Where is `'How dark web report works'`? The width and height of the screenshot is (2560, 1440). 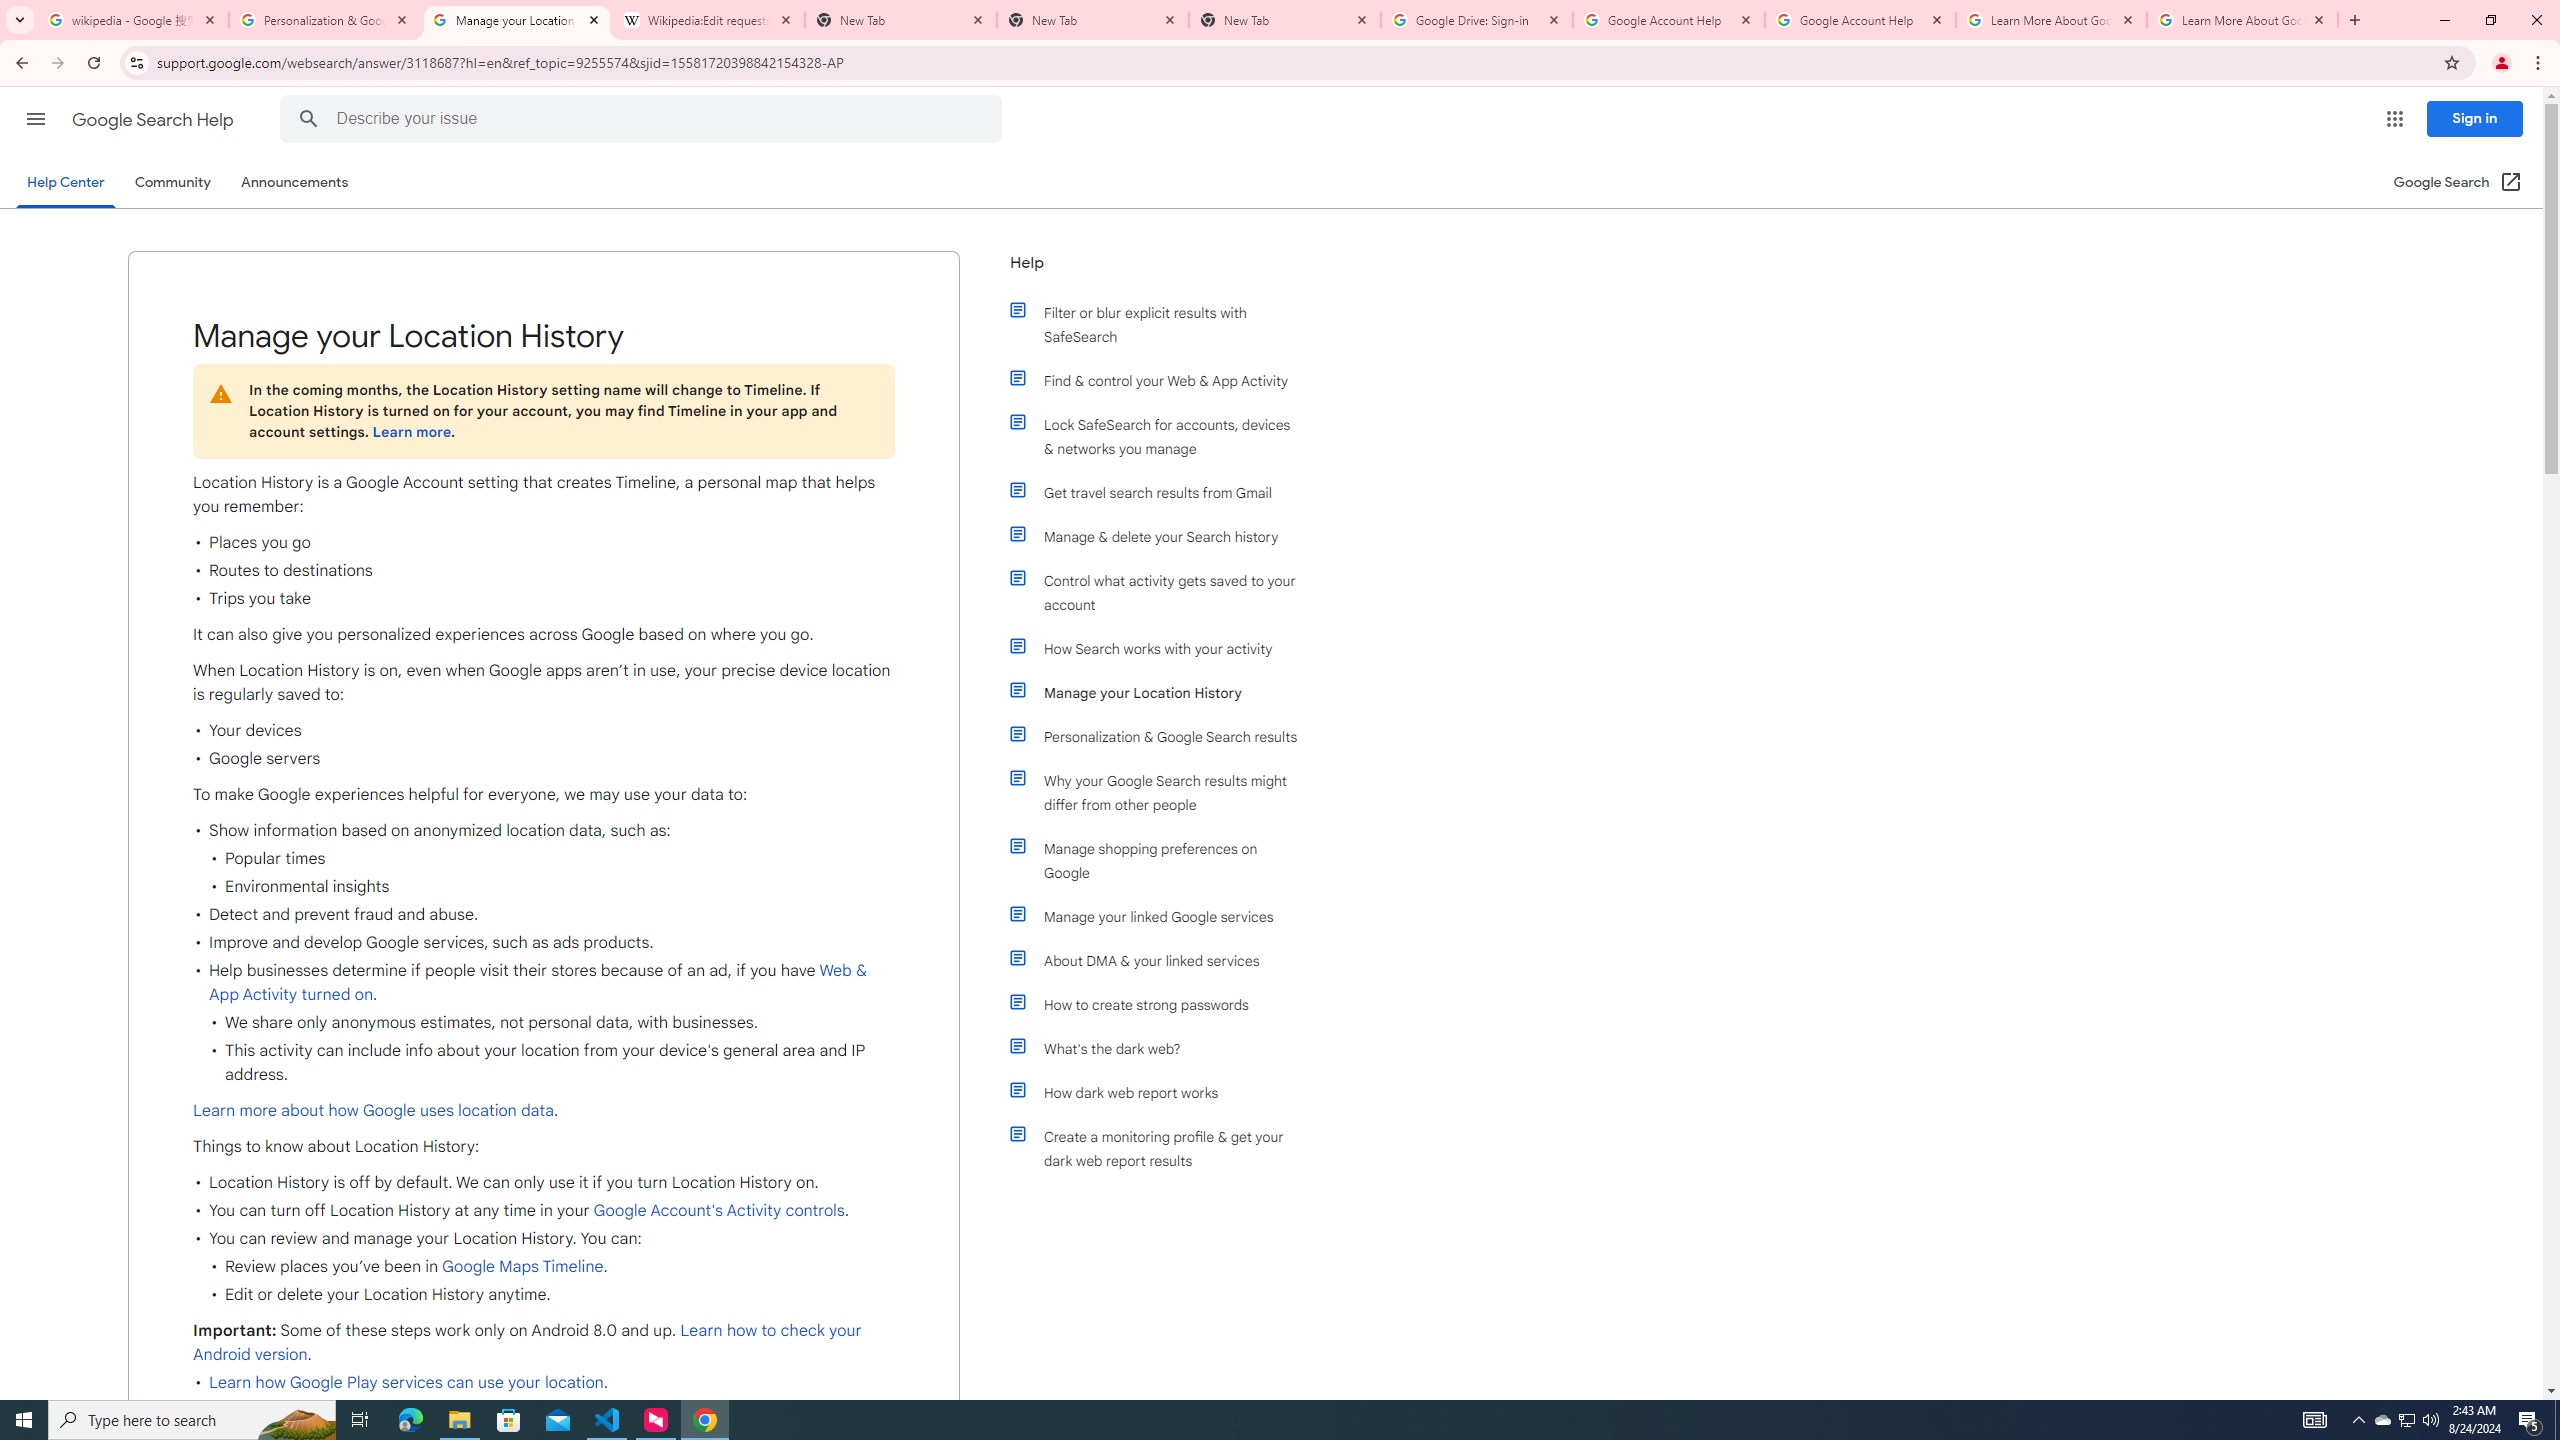
'How dark web report works' is located at coordinates (1162, 1091).